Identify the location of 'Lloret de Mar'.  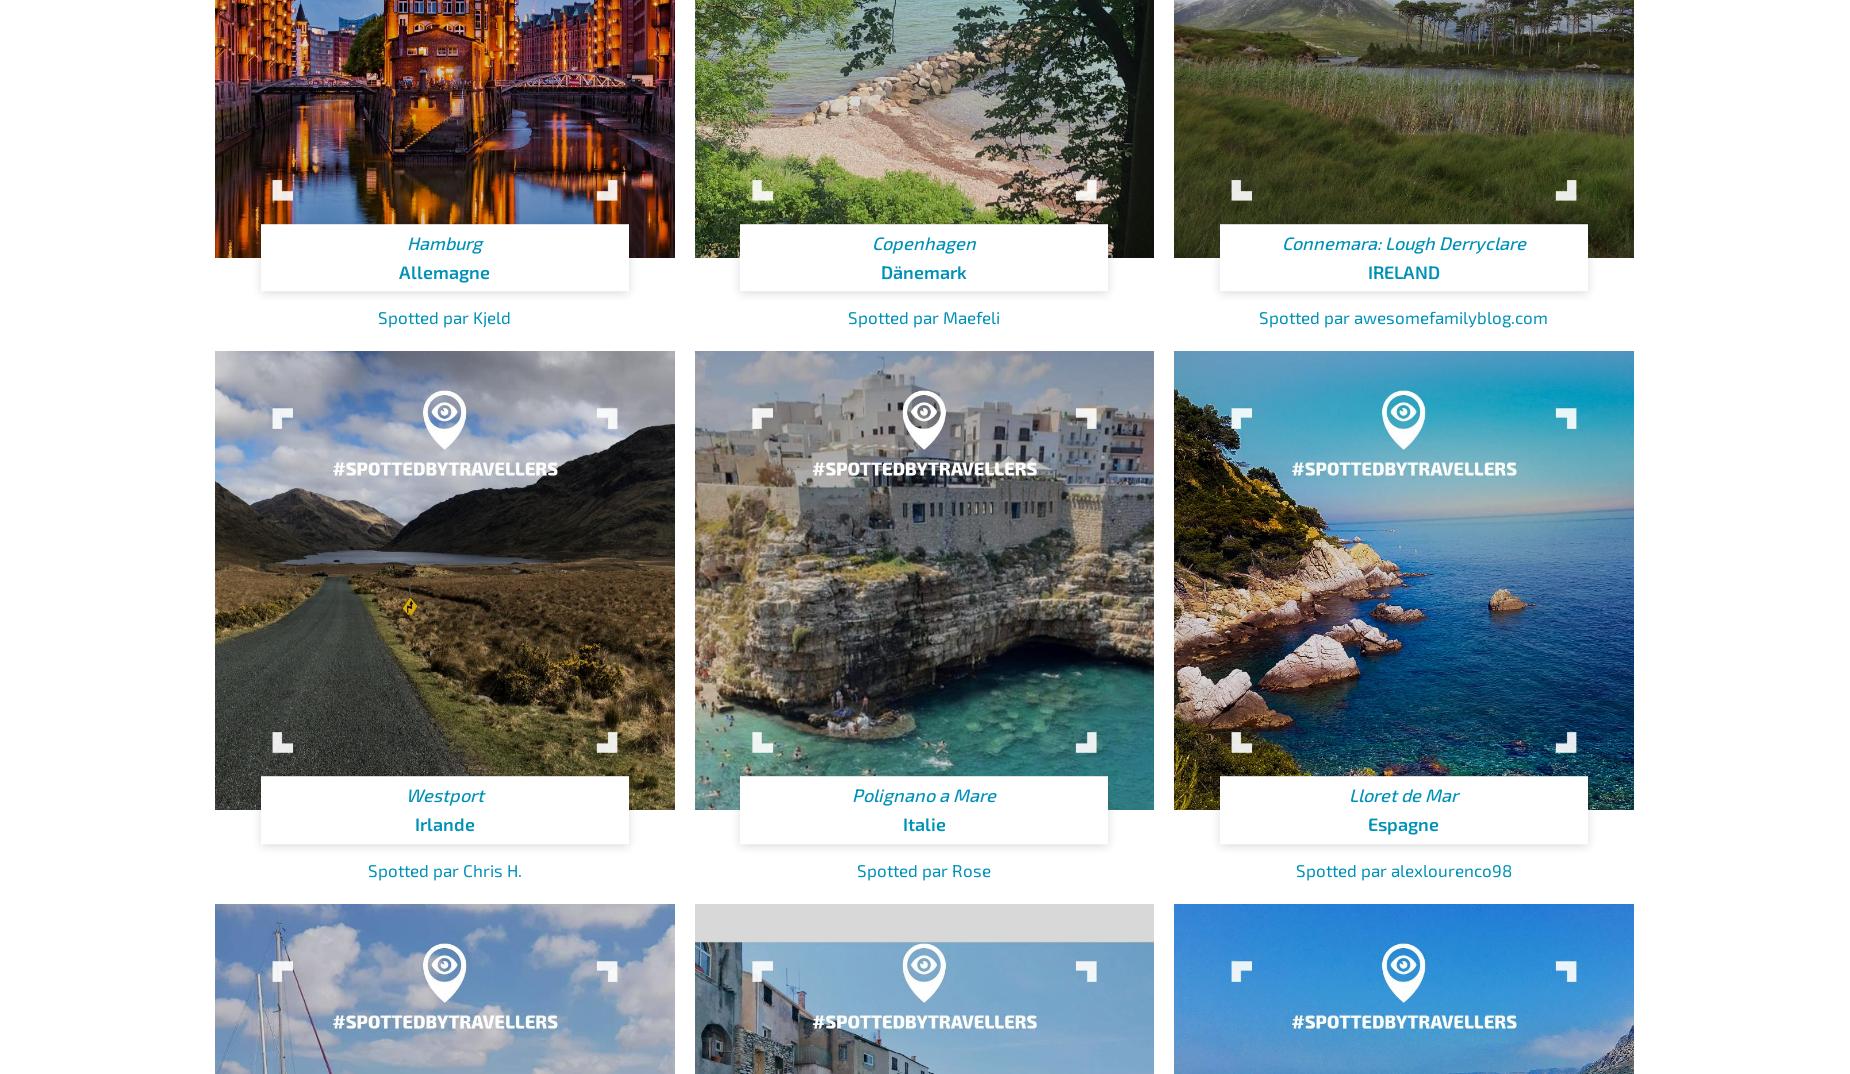
(1403, 793).